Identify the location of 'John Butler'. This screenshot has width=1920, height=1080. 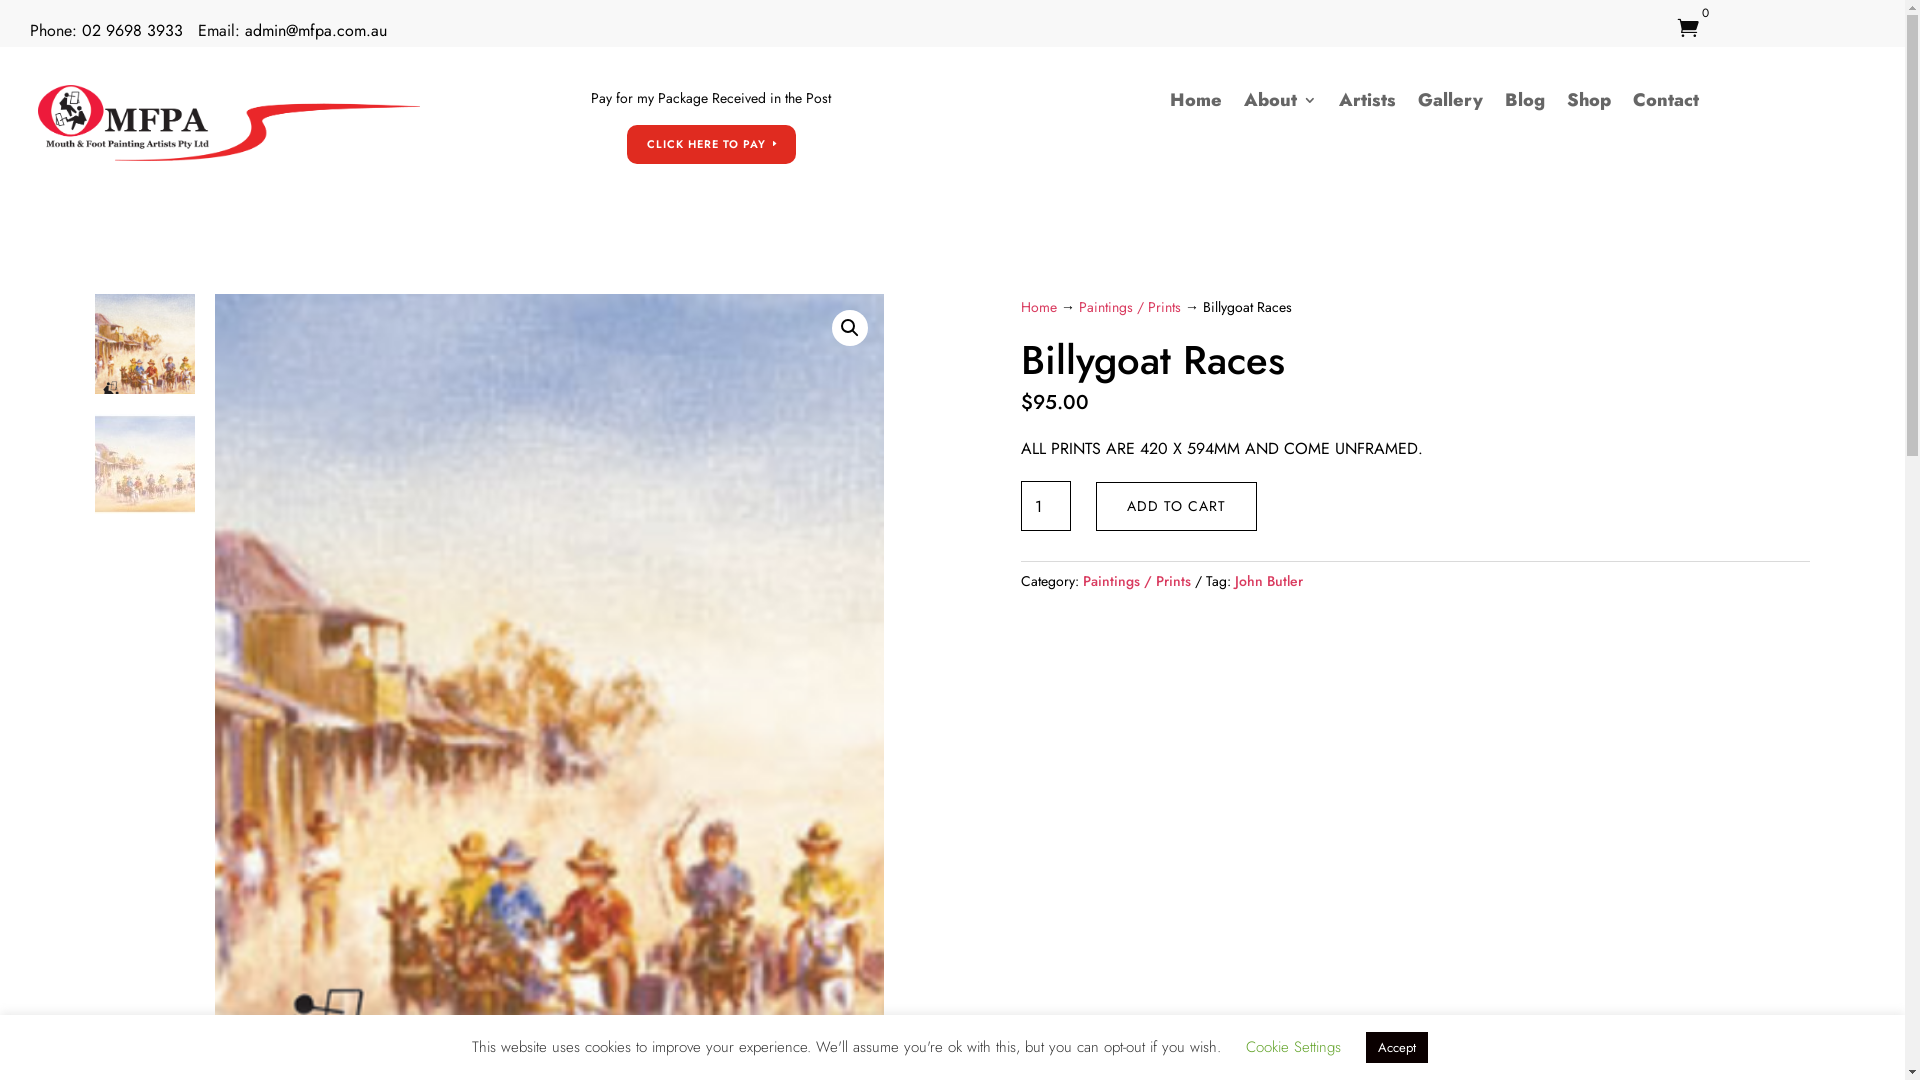
(1267, 581).